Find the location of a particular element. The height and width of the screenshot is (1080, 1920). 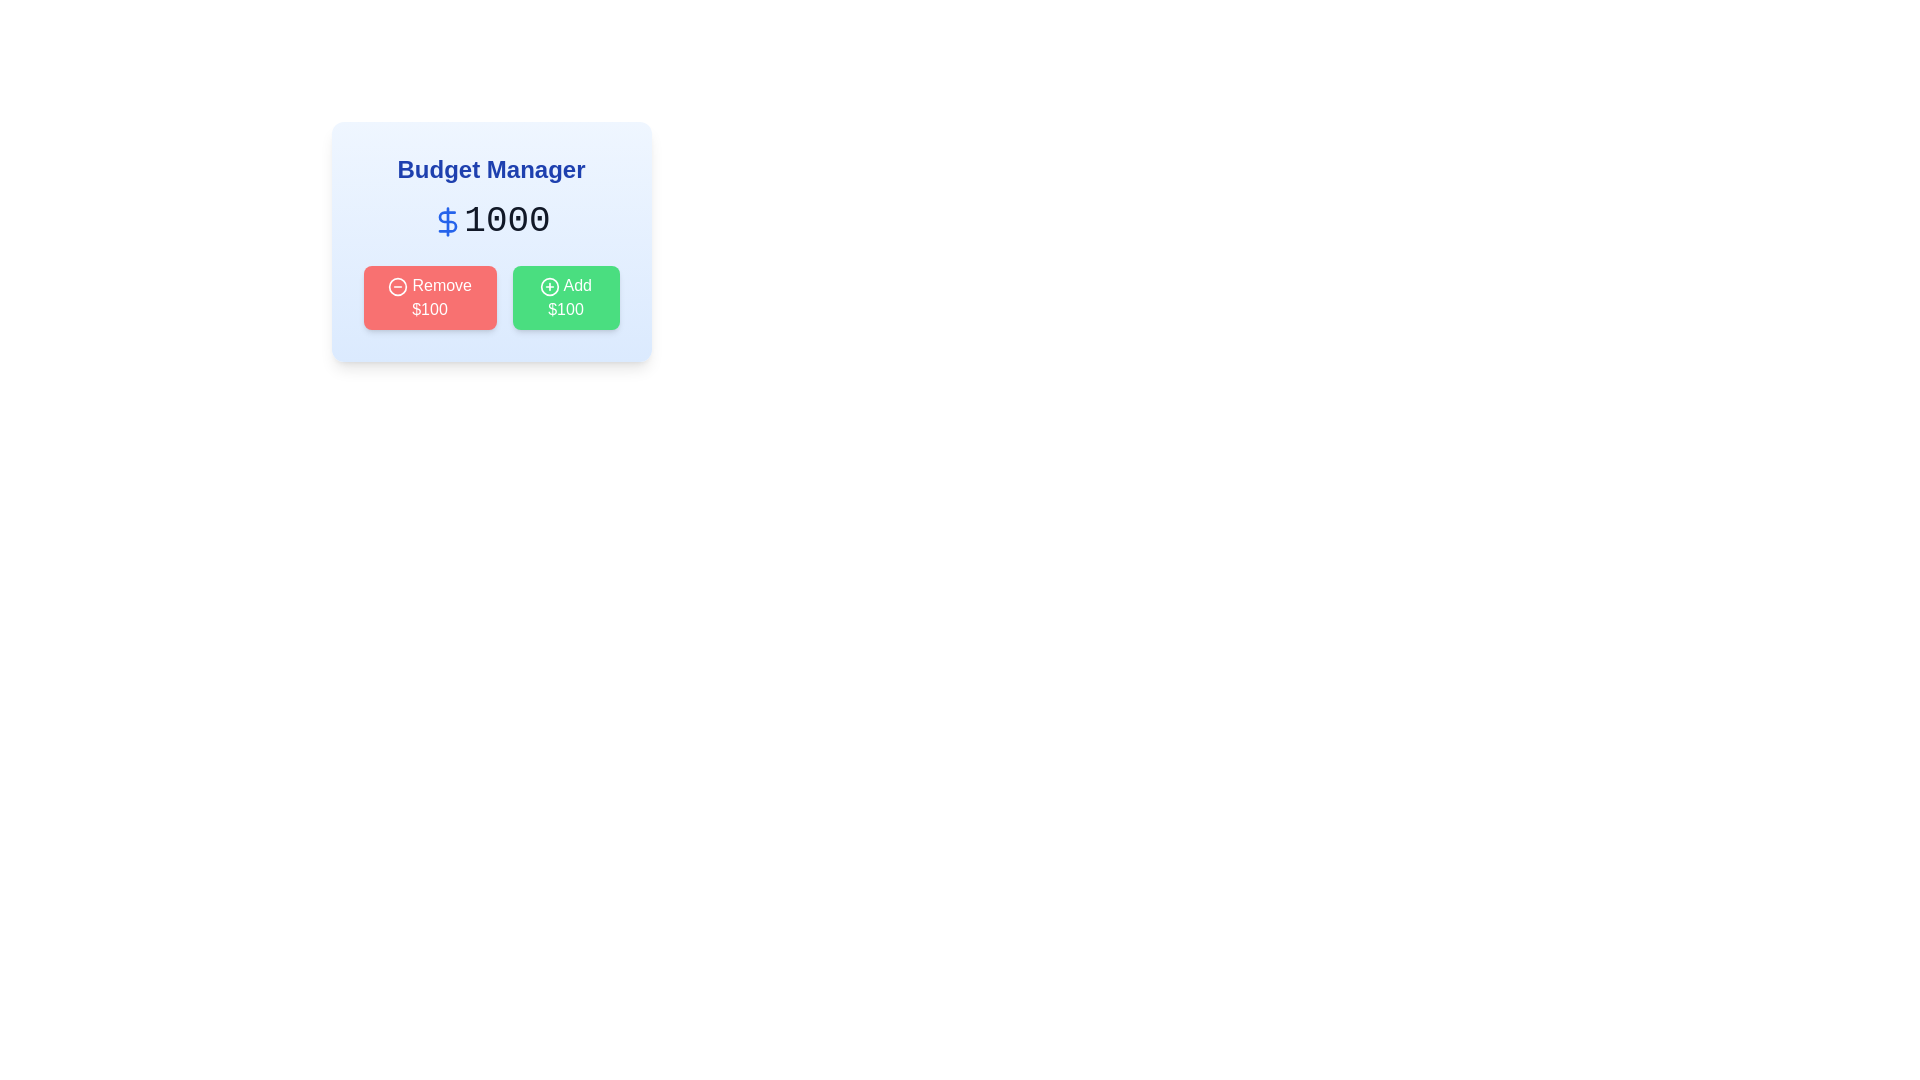

the red 'Remove $100' button with rounded corners and a minus sign icon is located at coordinates (429, 297).